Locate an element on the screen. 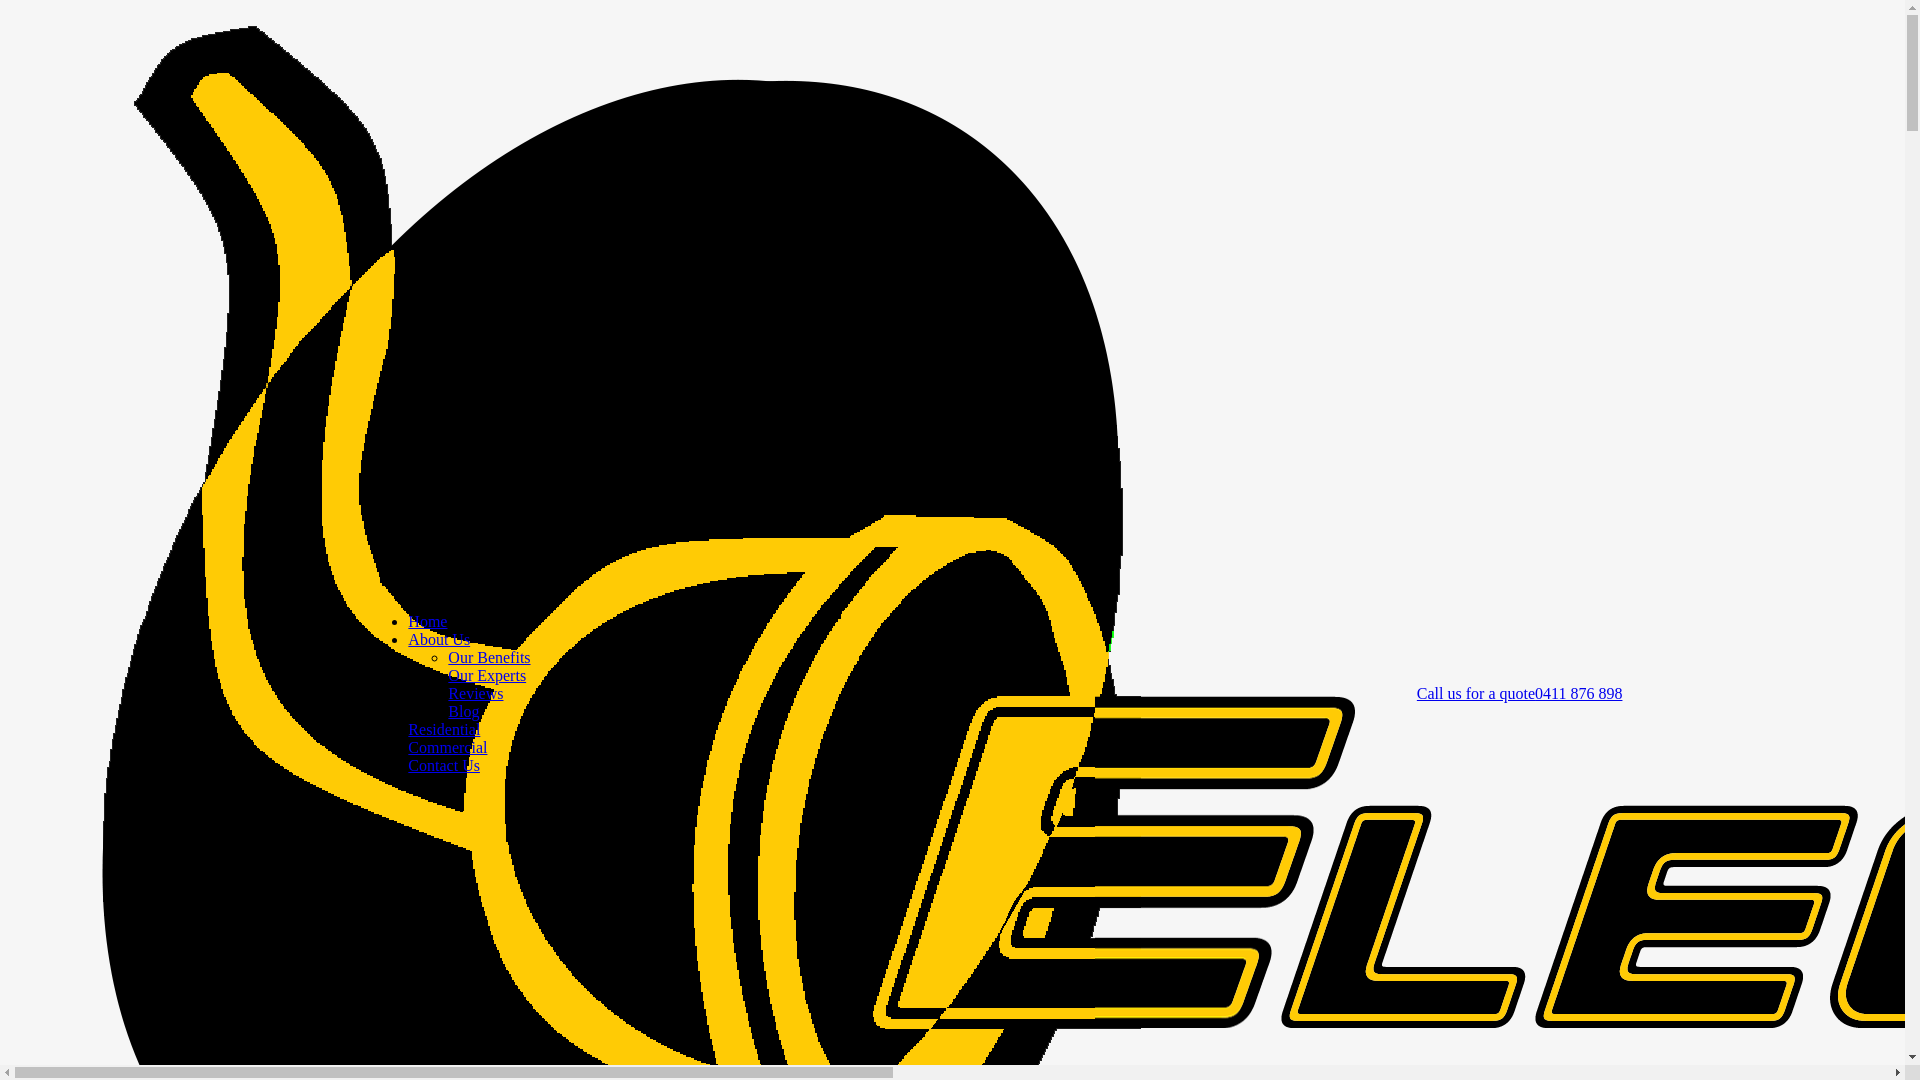 This screenshot has width=1920, height=1080. 'Our Experts' is located at coordinates (486, 675).